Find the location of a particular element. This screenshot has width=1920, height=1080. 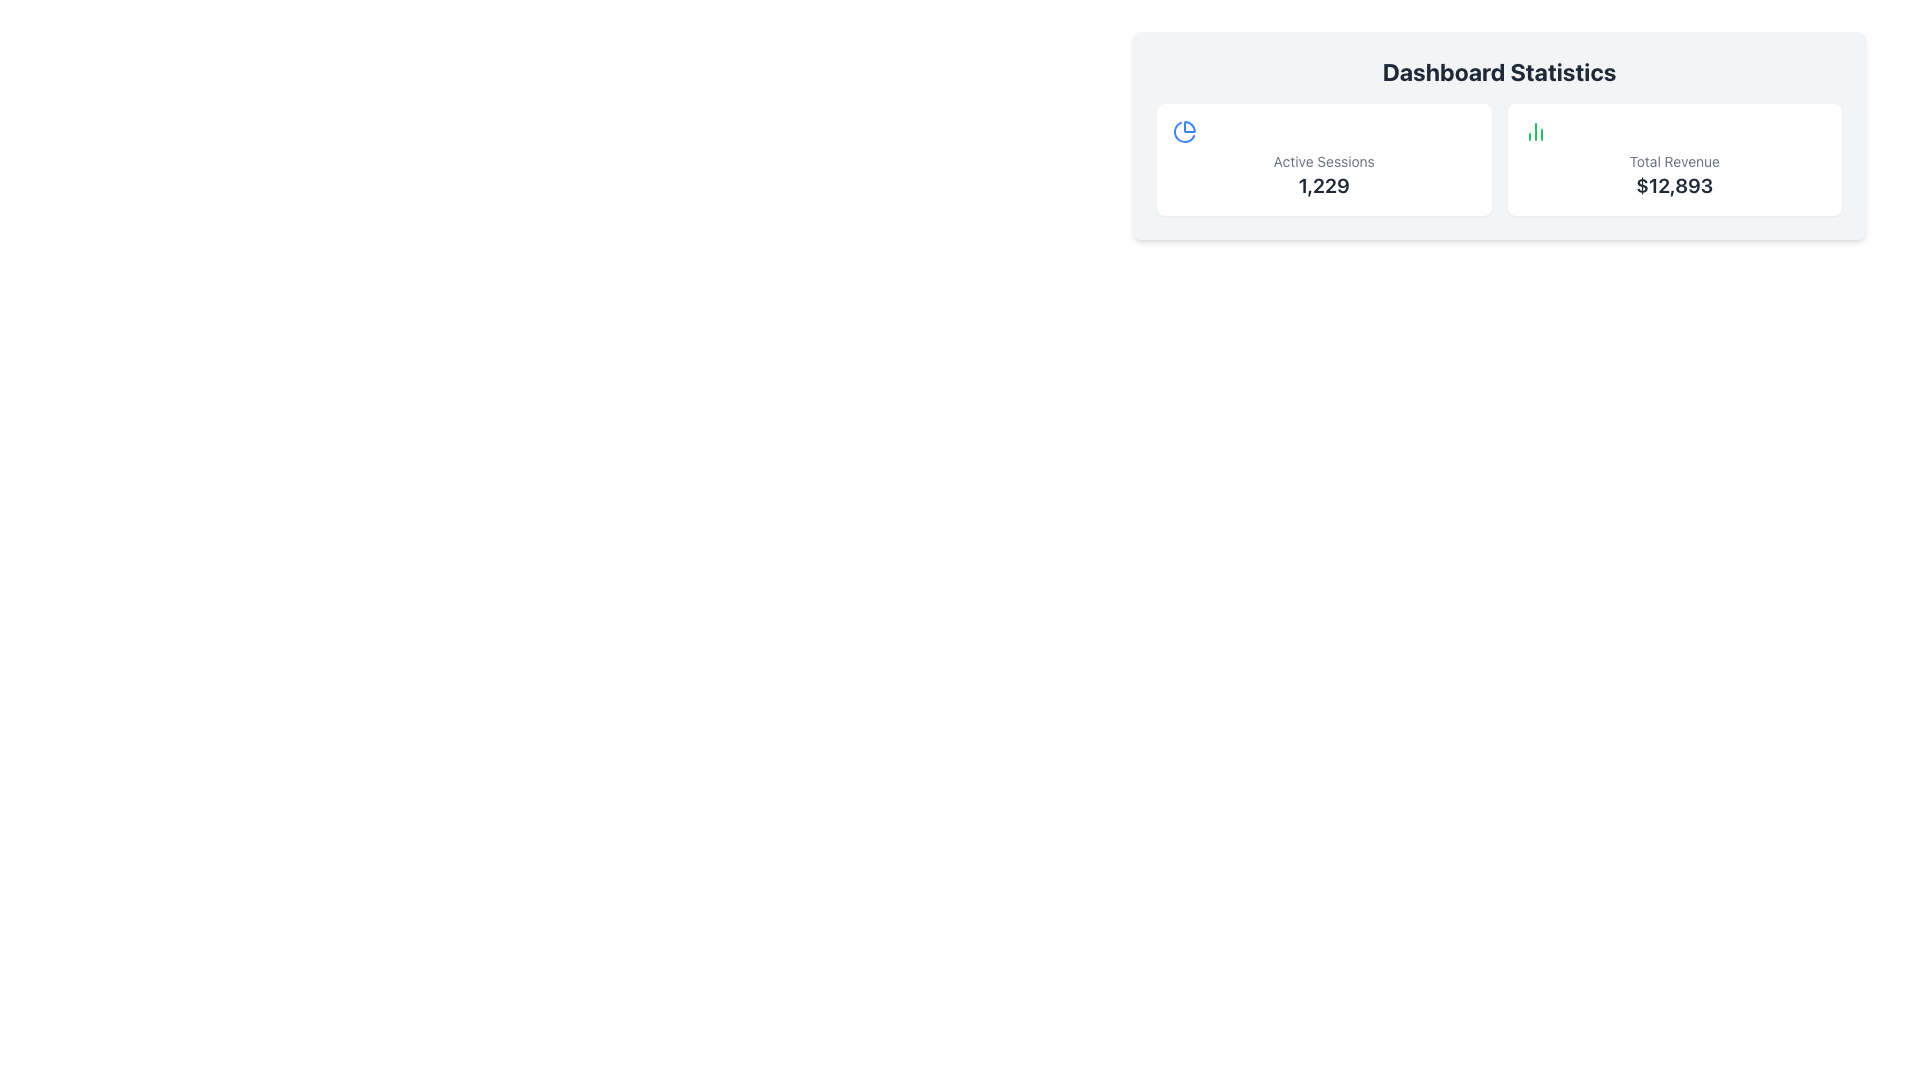

the text displaying '1,229' that indicates the number of active sessions is located at coordinates (1324, 185).